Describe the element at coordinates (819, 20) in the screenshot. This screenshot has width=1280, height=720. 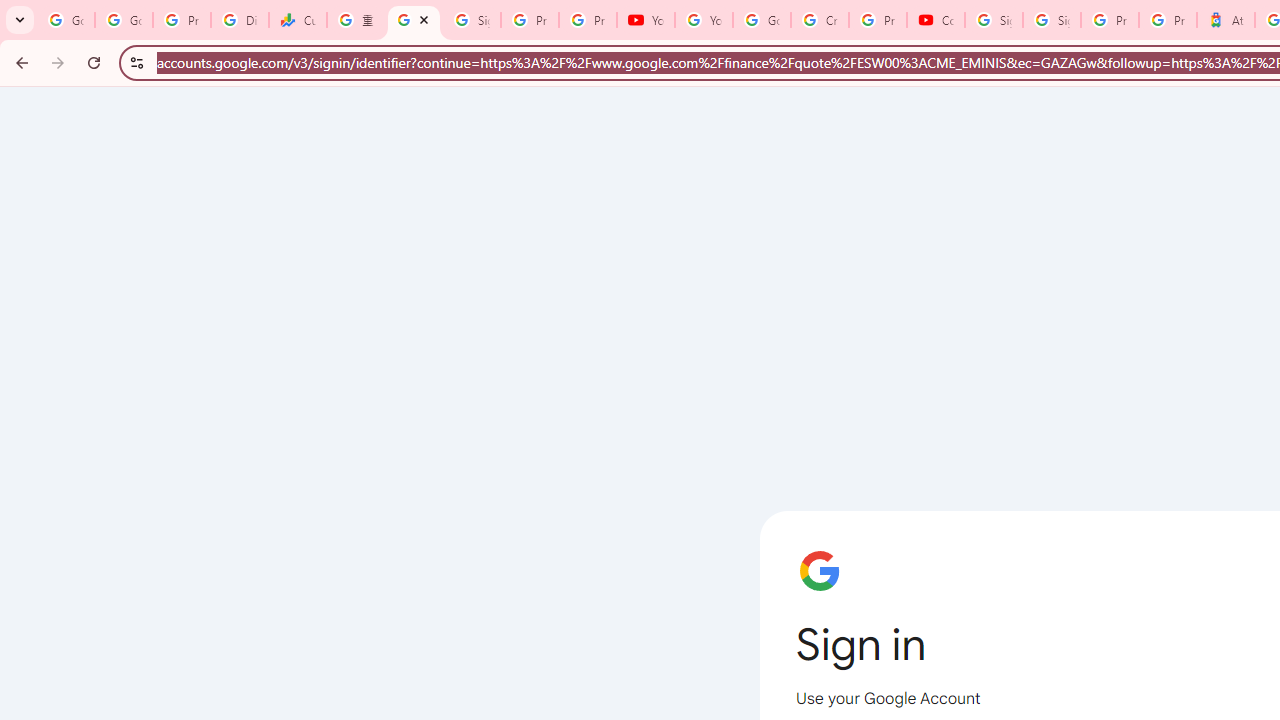
I see `'Create your Google Account'` at that location.